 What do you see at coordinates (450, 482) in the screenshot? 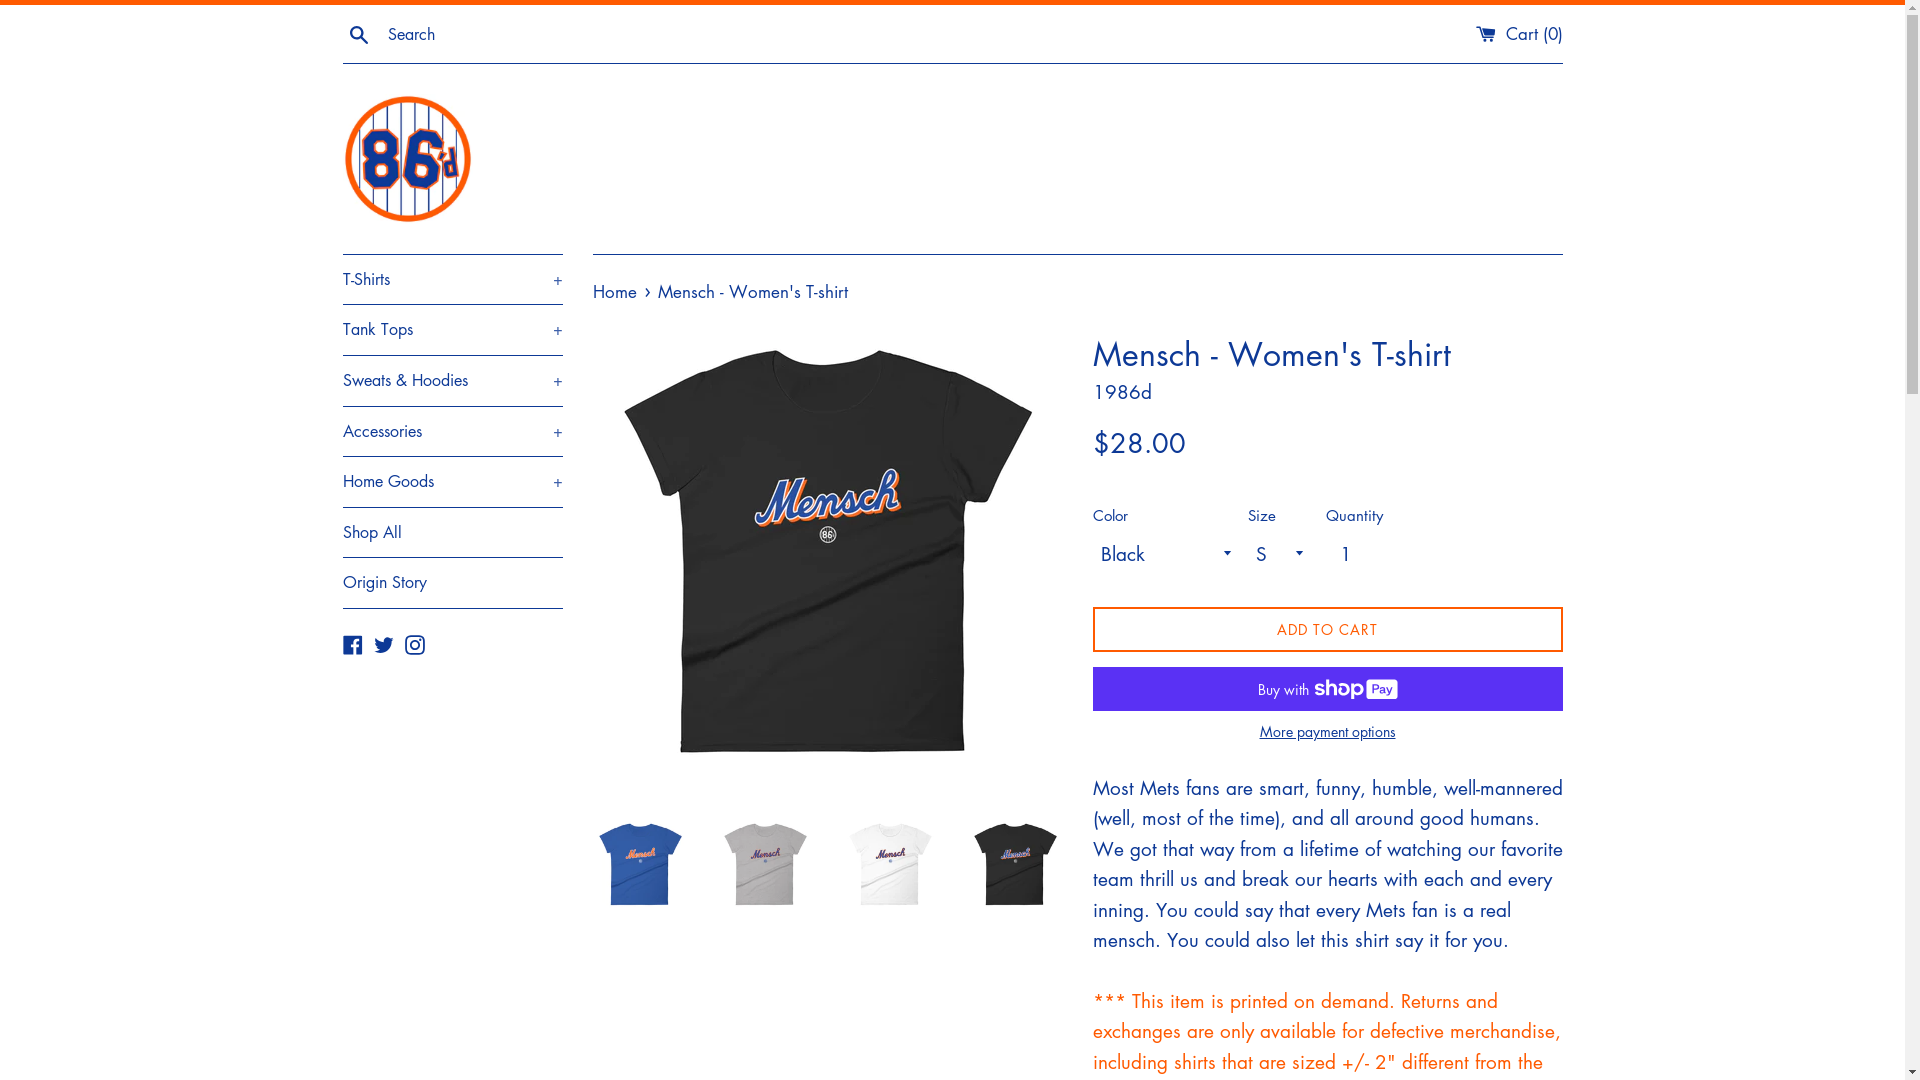
I see `'Home Goods` at bounding box center [450, 482].